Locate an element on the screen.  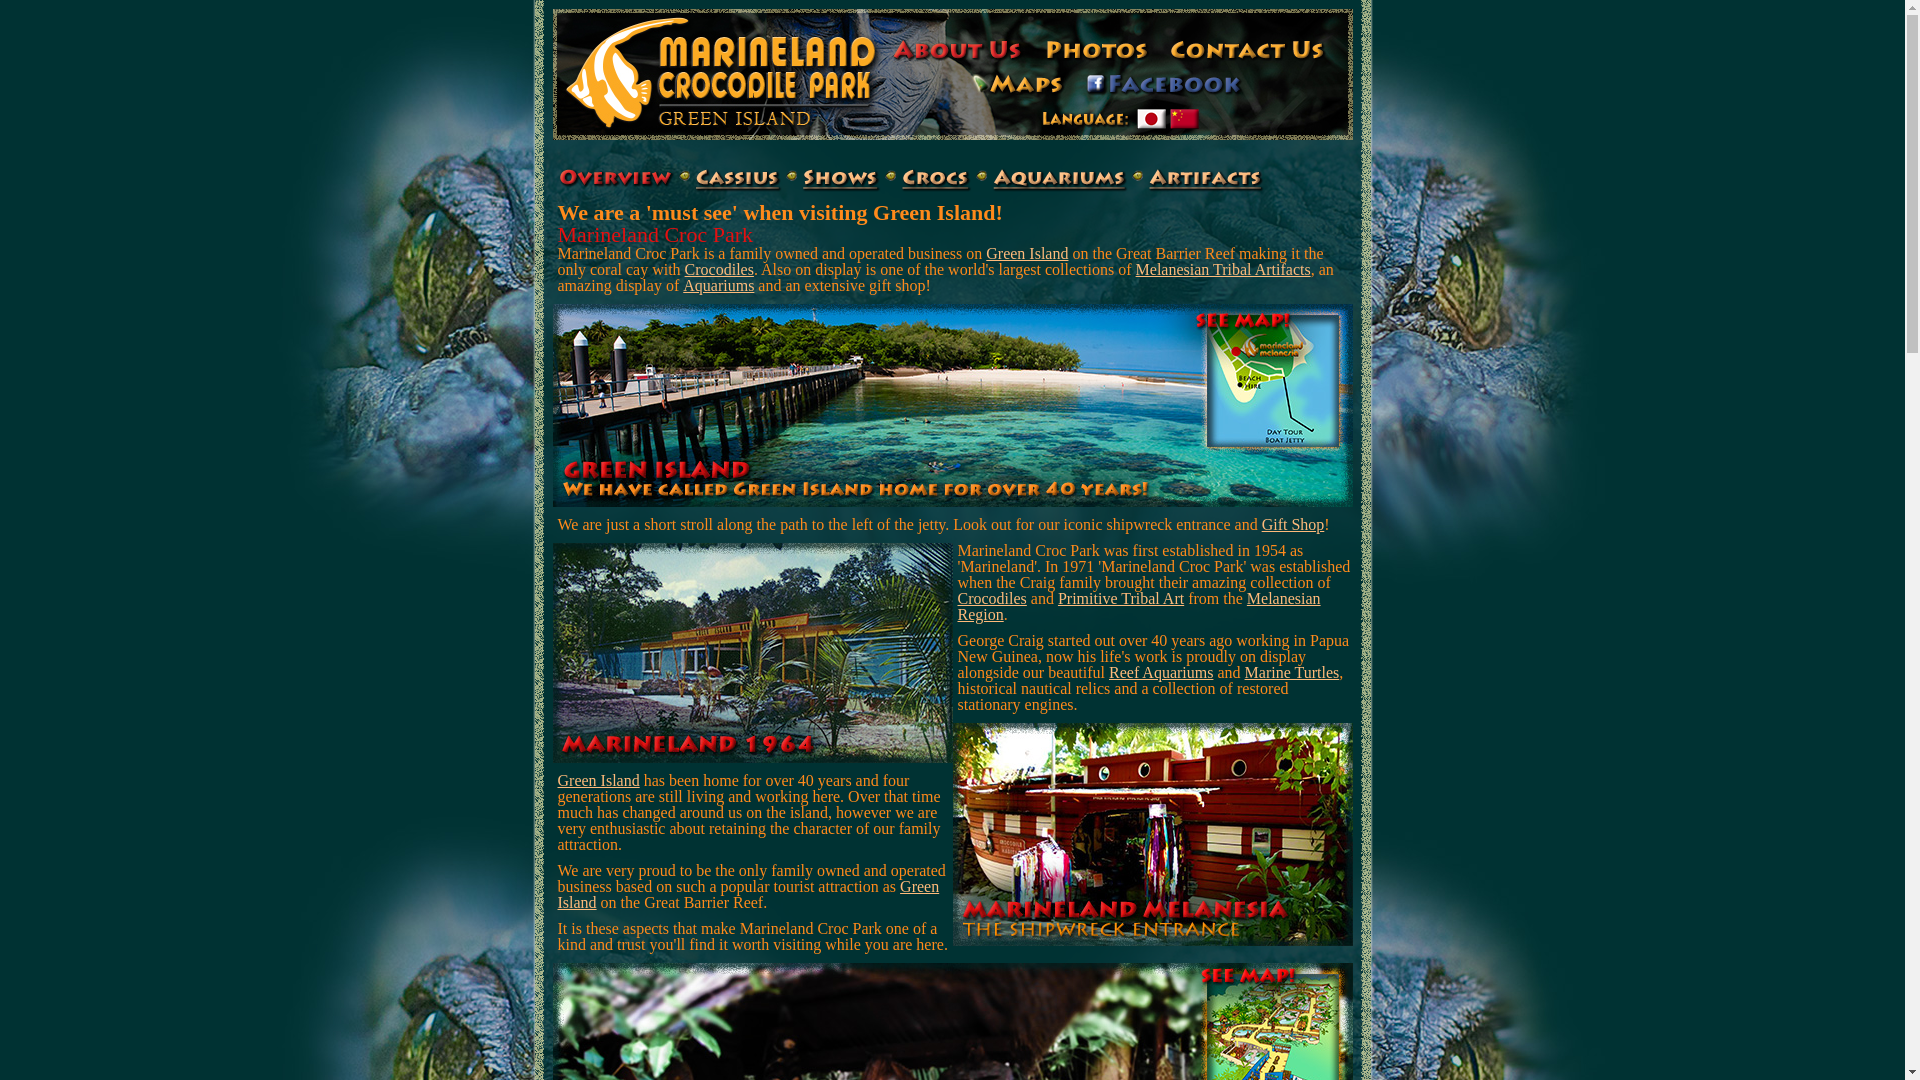
'Crocodiles' is located at coordinates (719, 268).